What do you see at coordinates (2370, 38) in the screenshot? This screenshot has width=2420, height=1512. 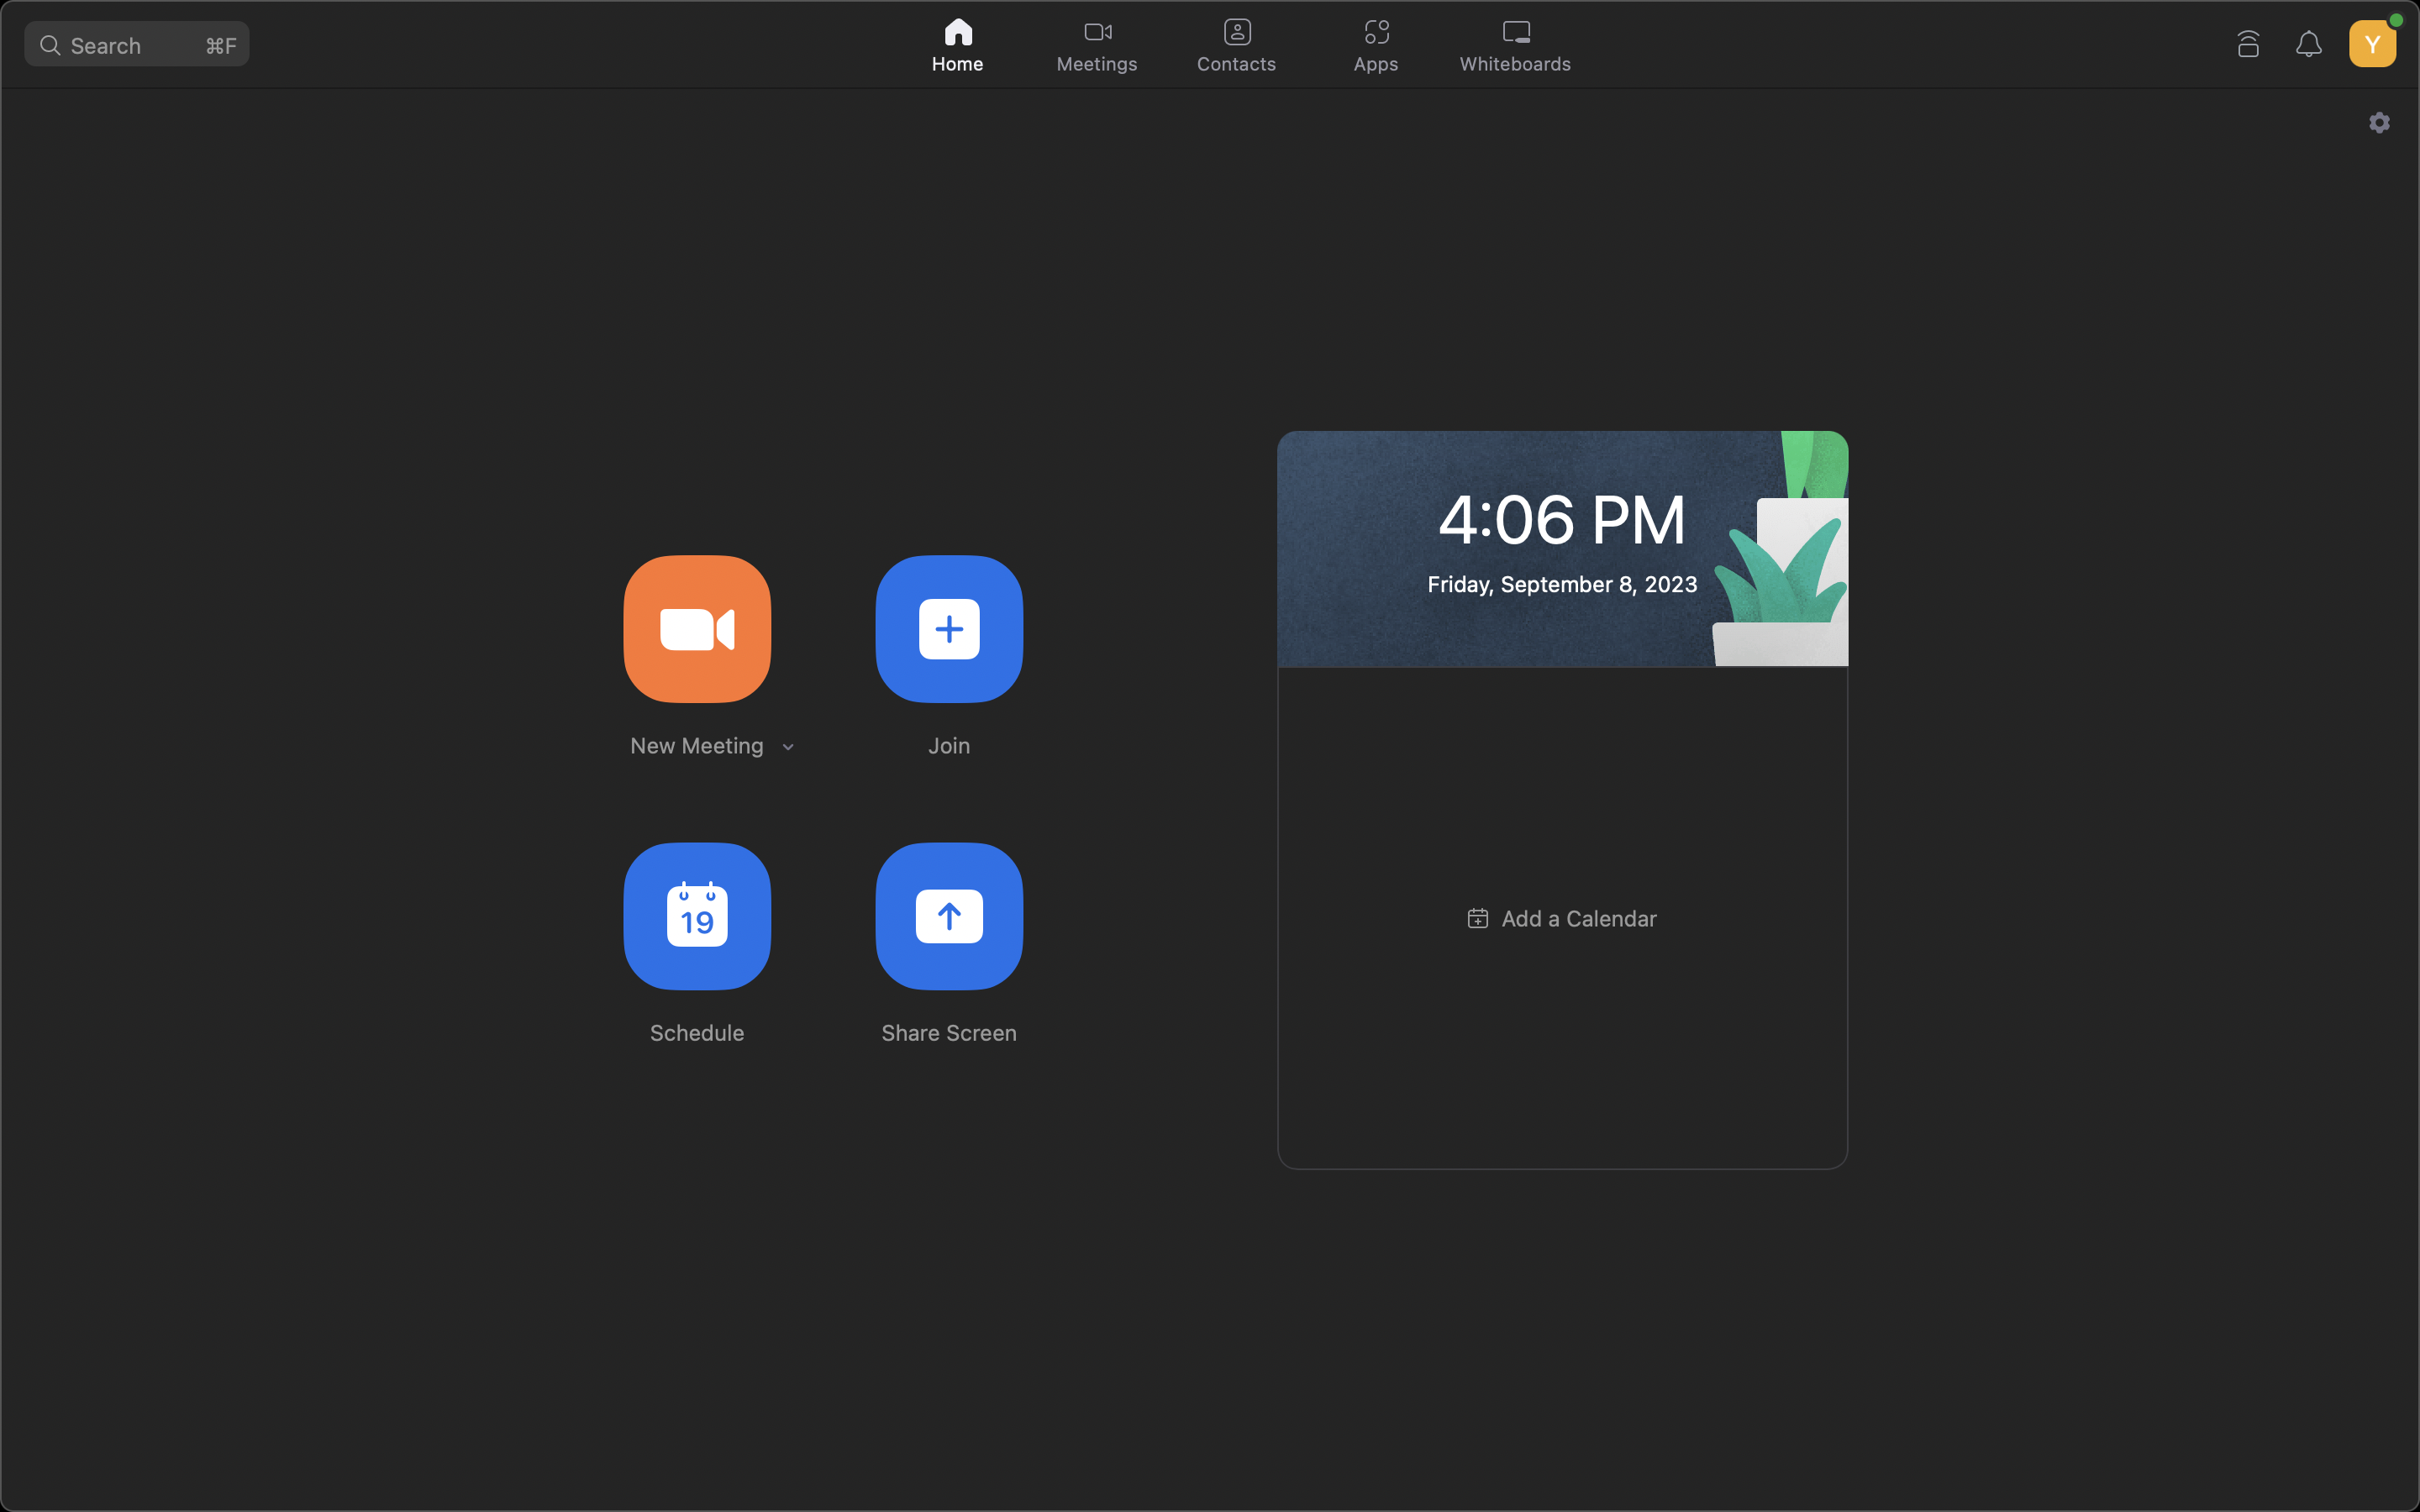 I see `your profile settings by clicking the account symbol` at bounding box center [2370, 38].